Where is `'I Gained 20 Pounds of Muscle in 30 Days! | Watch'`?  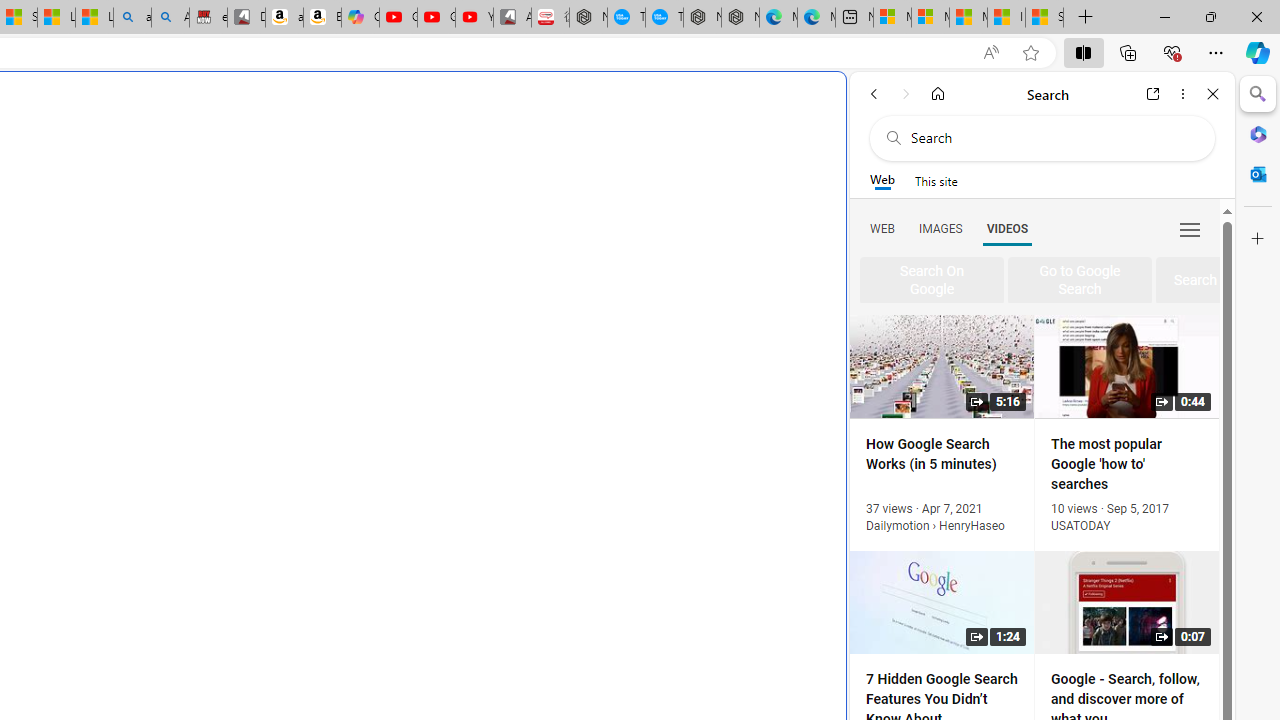 'I Gained 20 Pounds of Muscle in 30 Days! | Watch' is located at coordinates (1006, 17).